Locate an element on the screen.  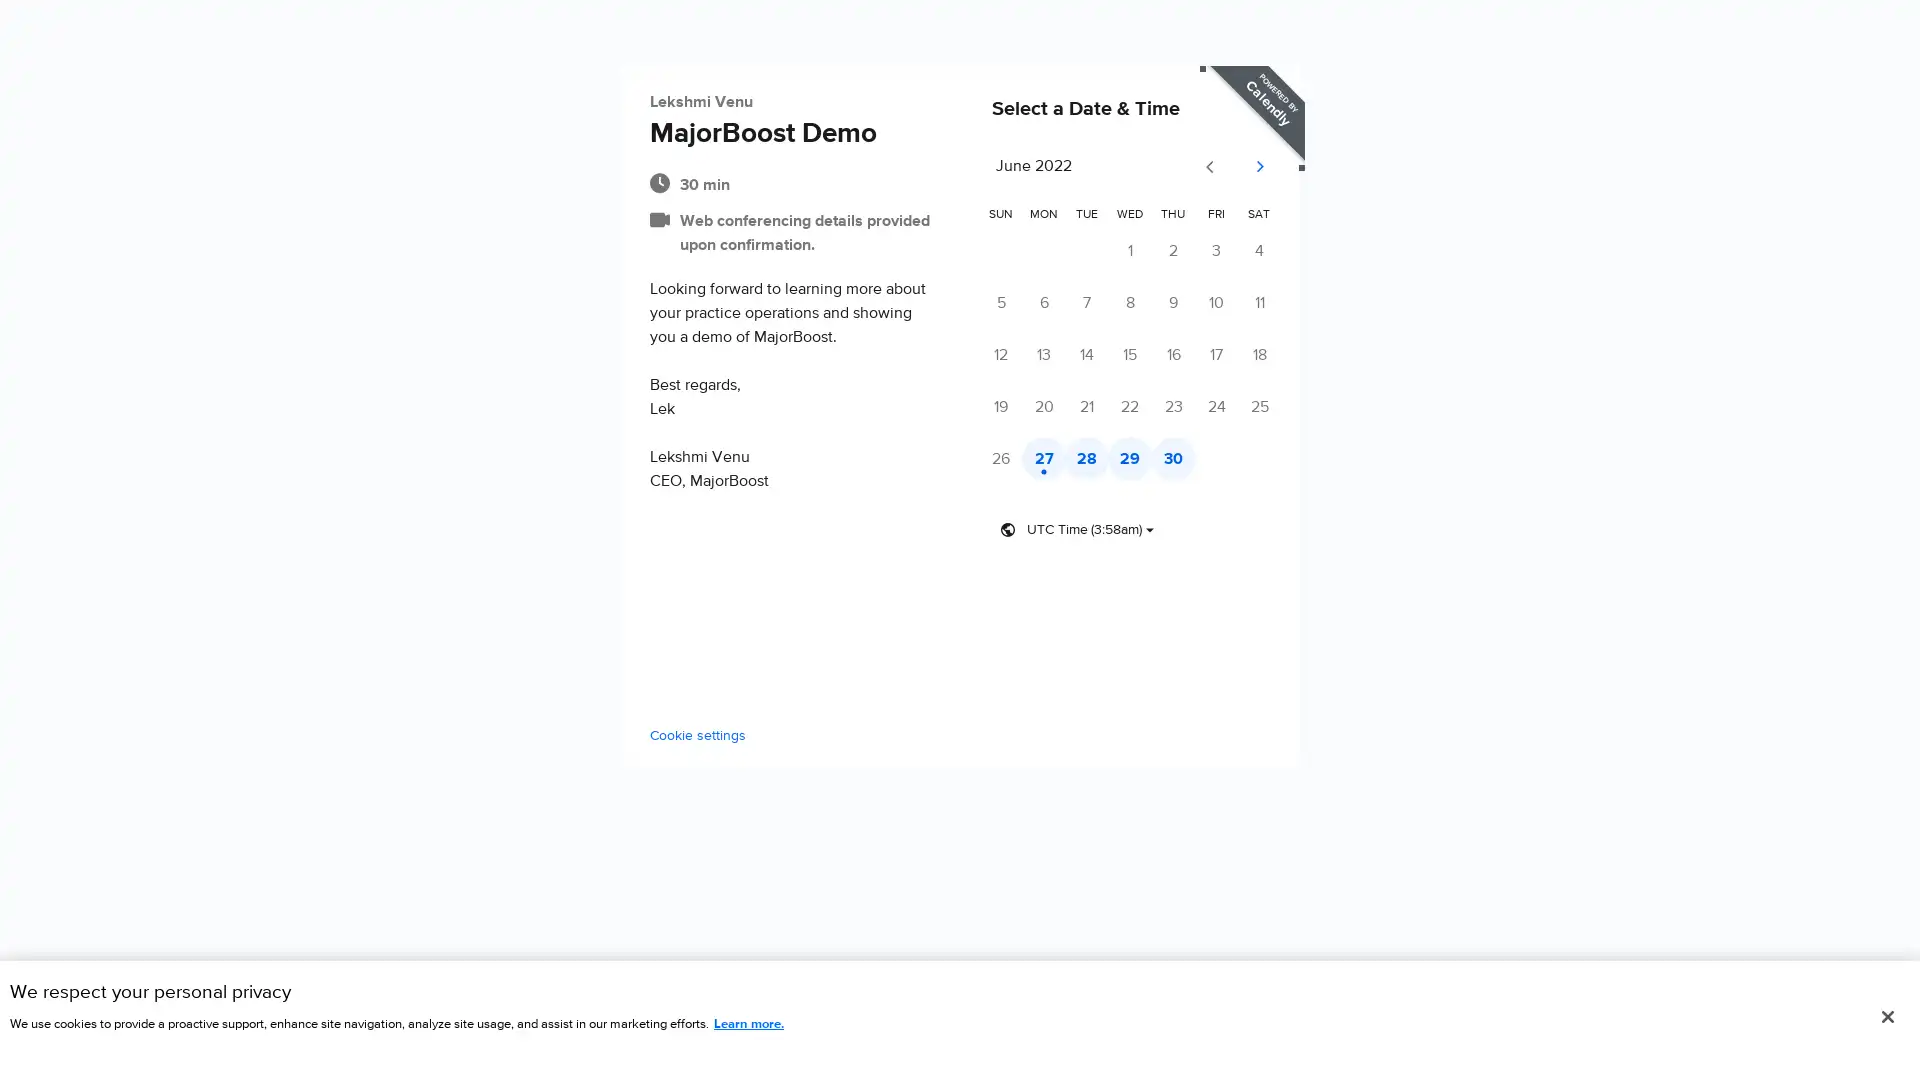
Tuesday, June 28 - Times available is located at coordinates (1106, 459).